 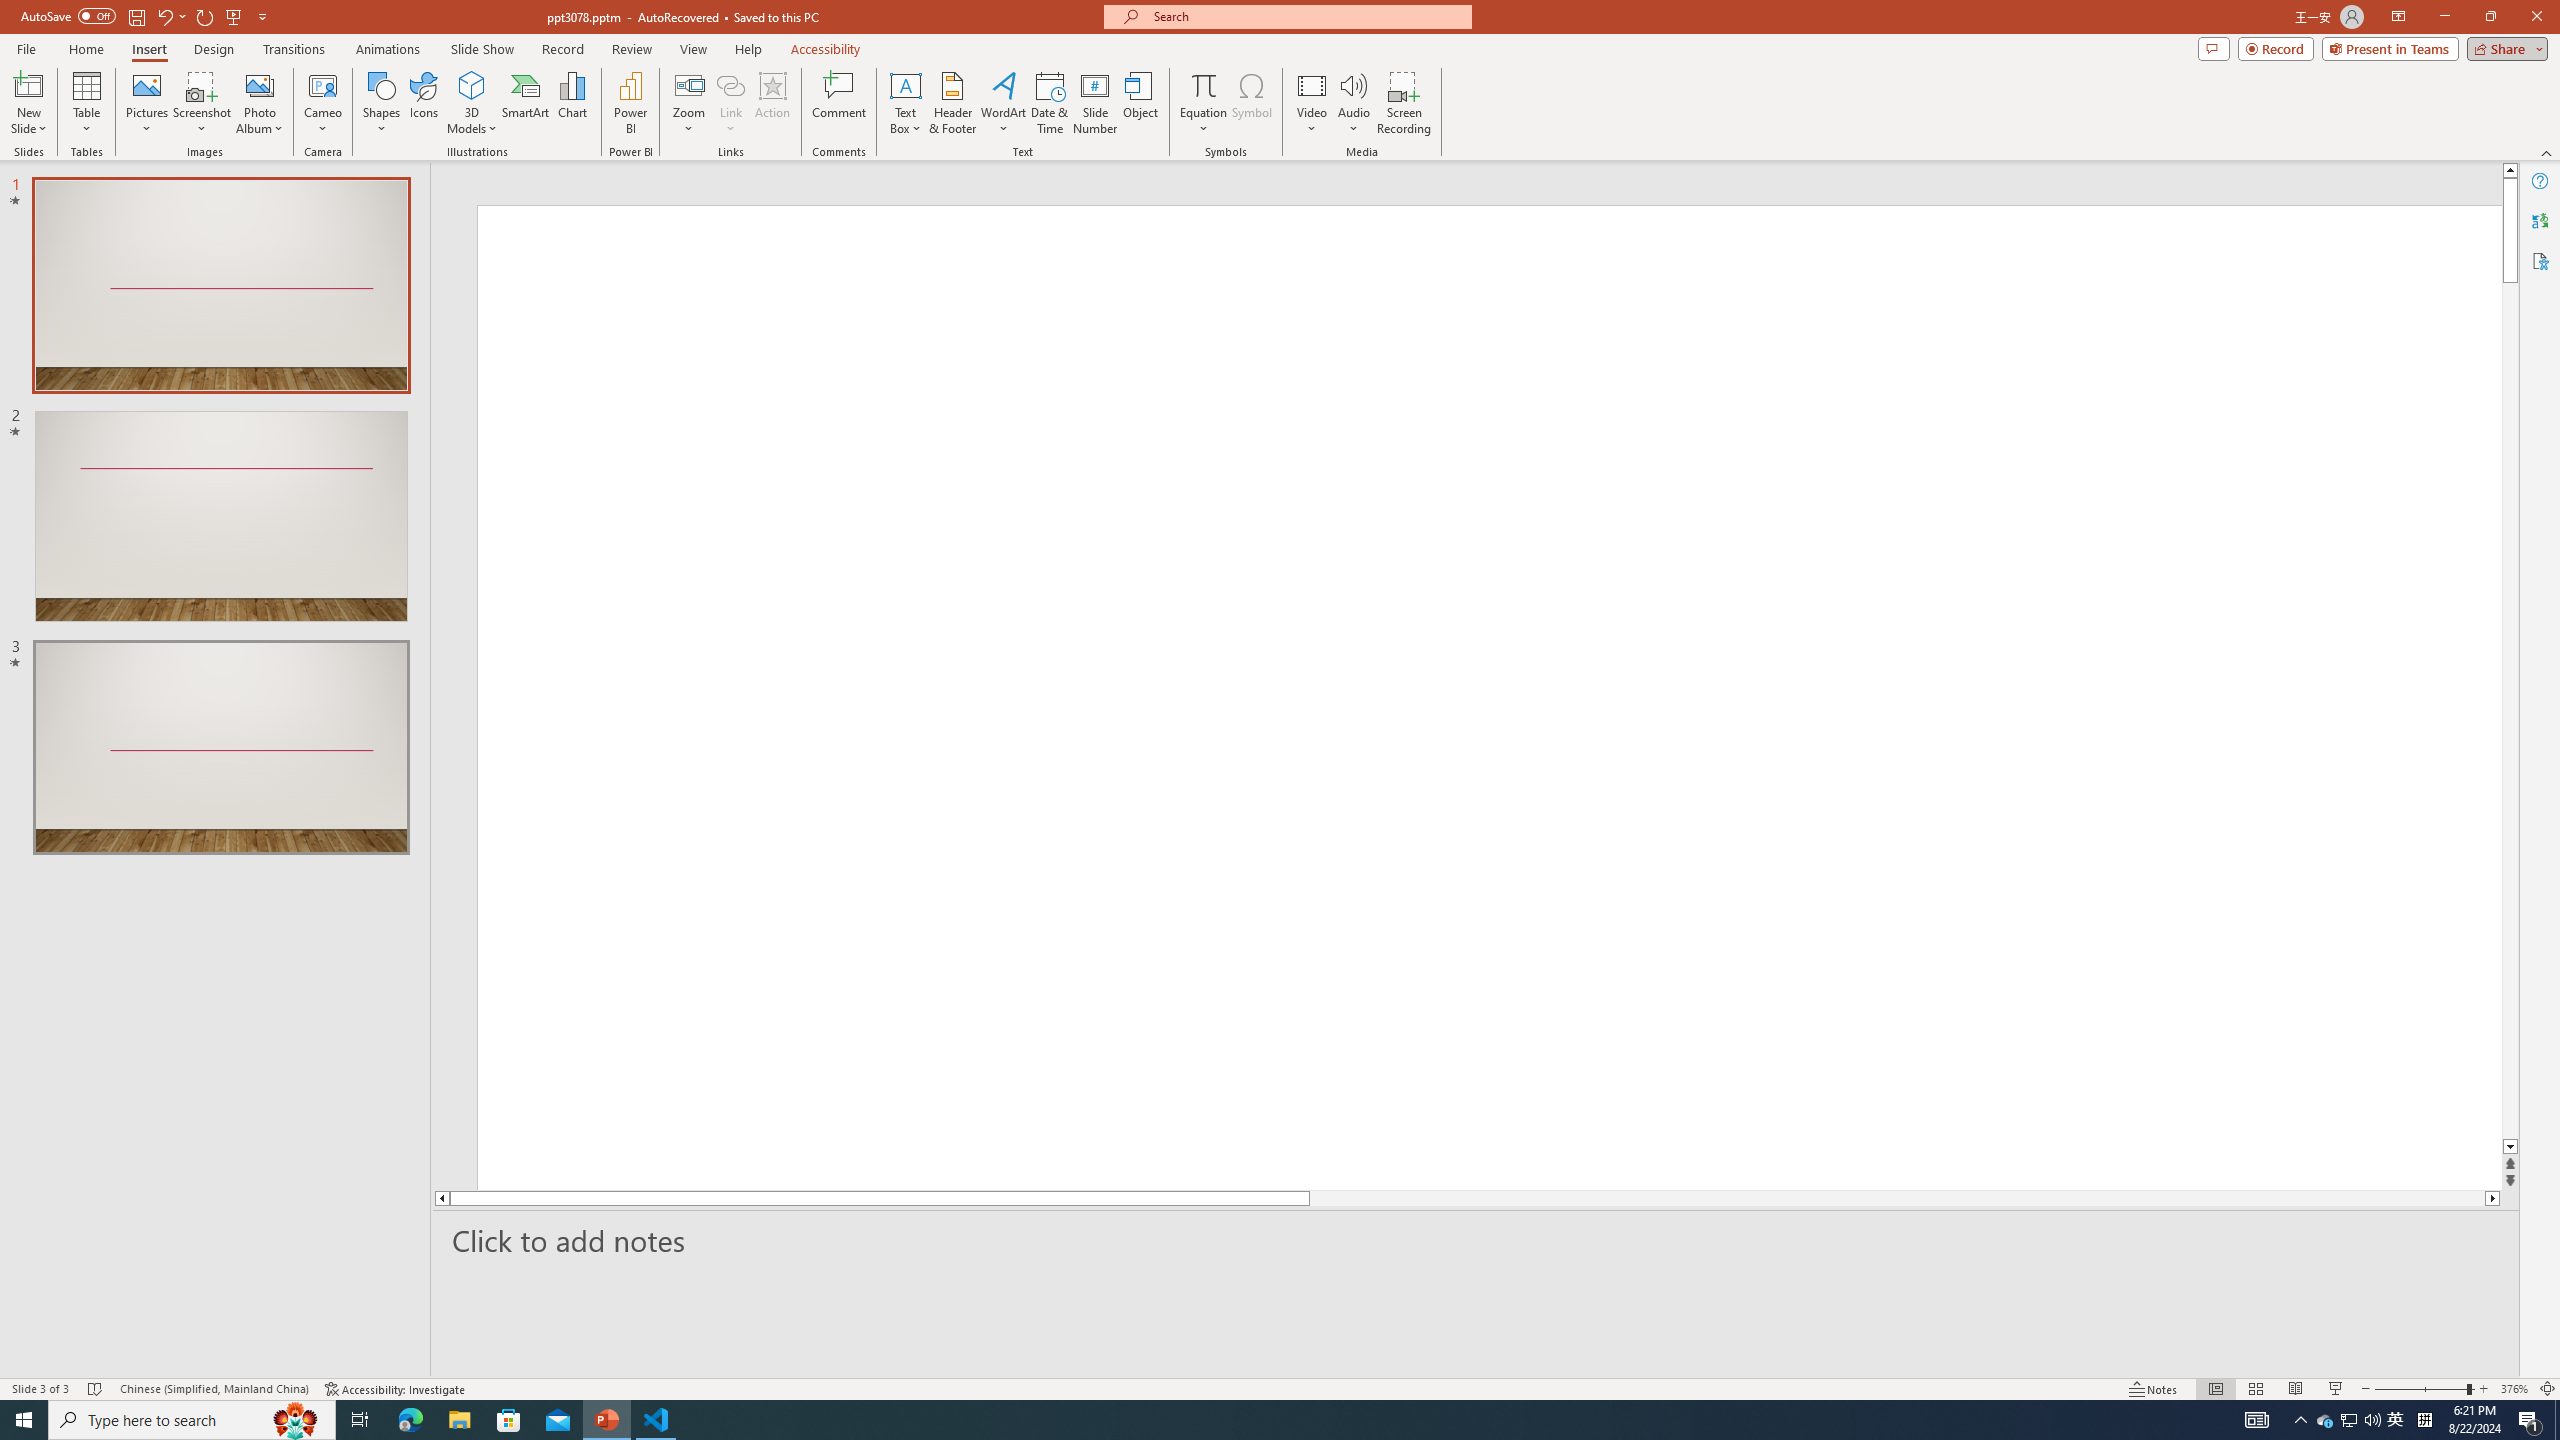 What do you see at coordinates (1094, 103) in the screenshot?
I see `'Slide Number'` at bounding box center [1094, 103].